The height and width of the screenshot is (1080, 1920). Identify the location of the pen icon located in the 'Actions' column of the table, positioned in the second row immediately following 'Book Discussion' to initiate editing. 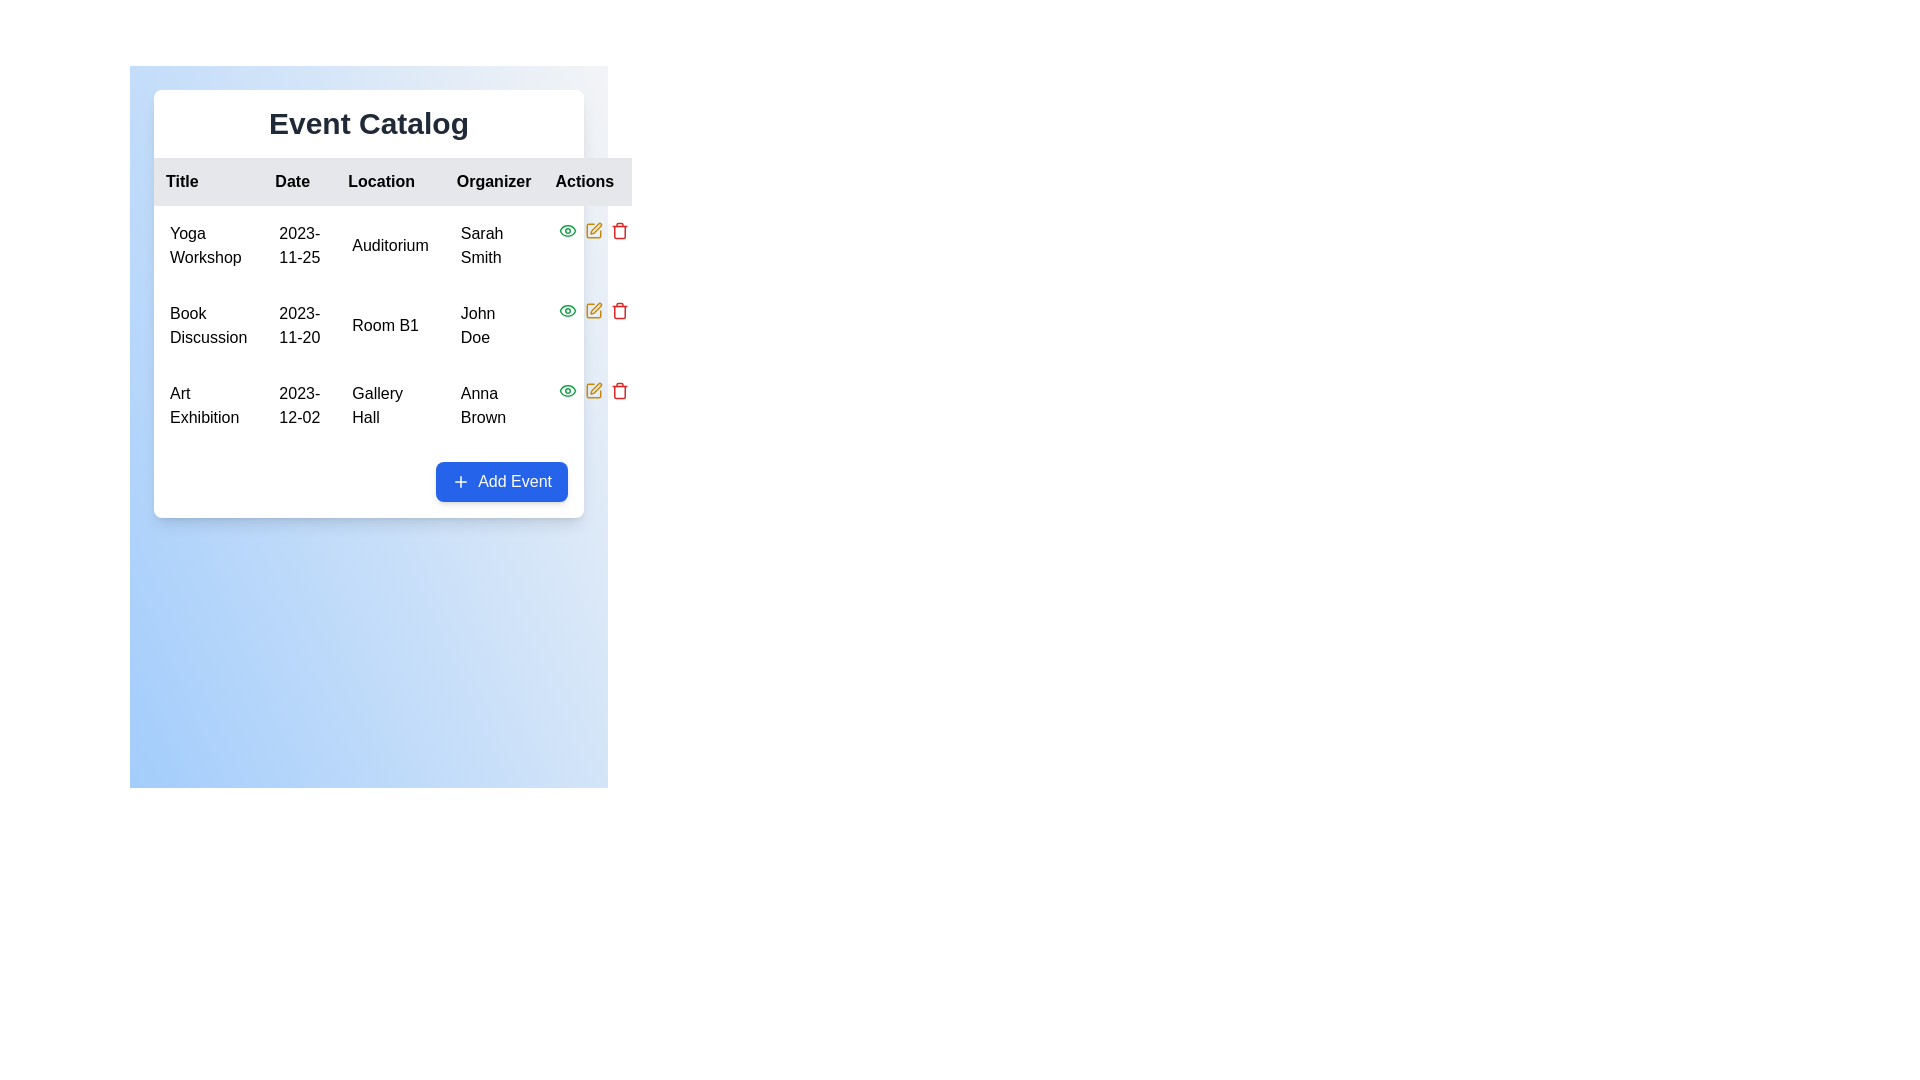
(595, 308).